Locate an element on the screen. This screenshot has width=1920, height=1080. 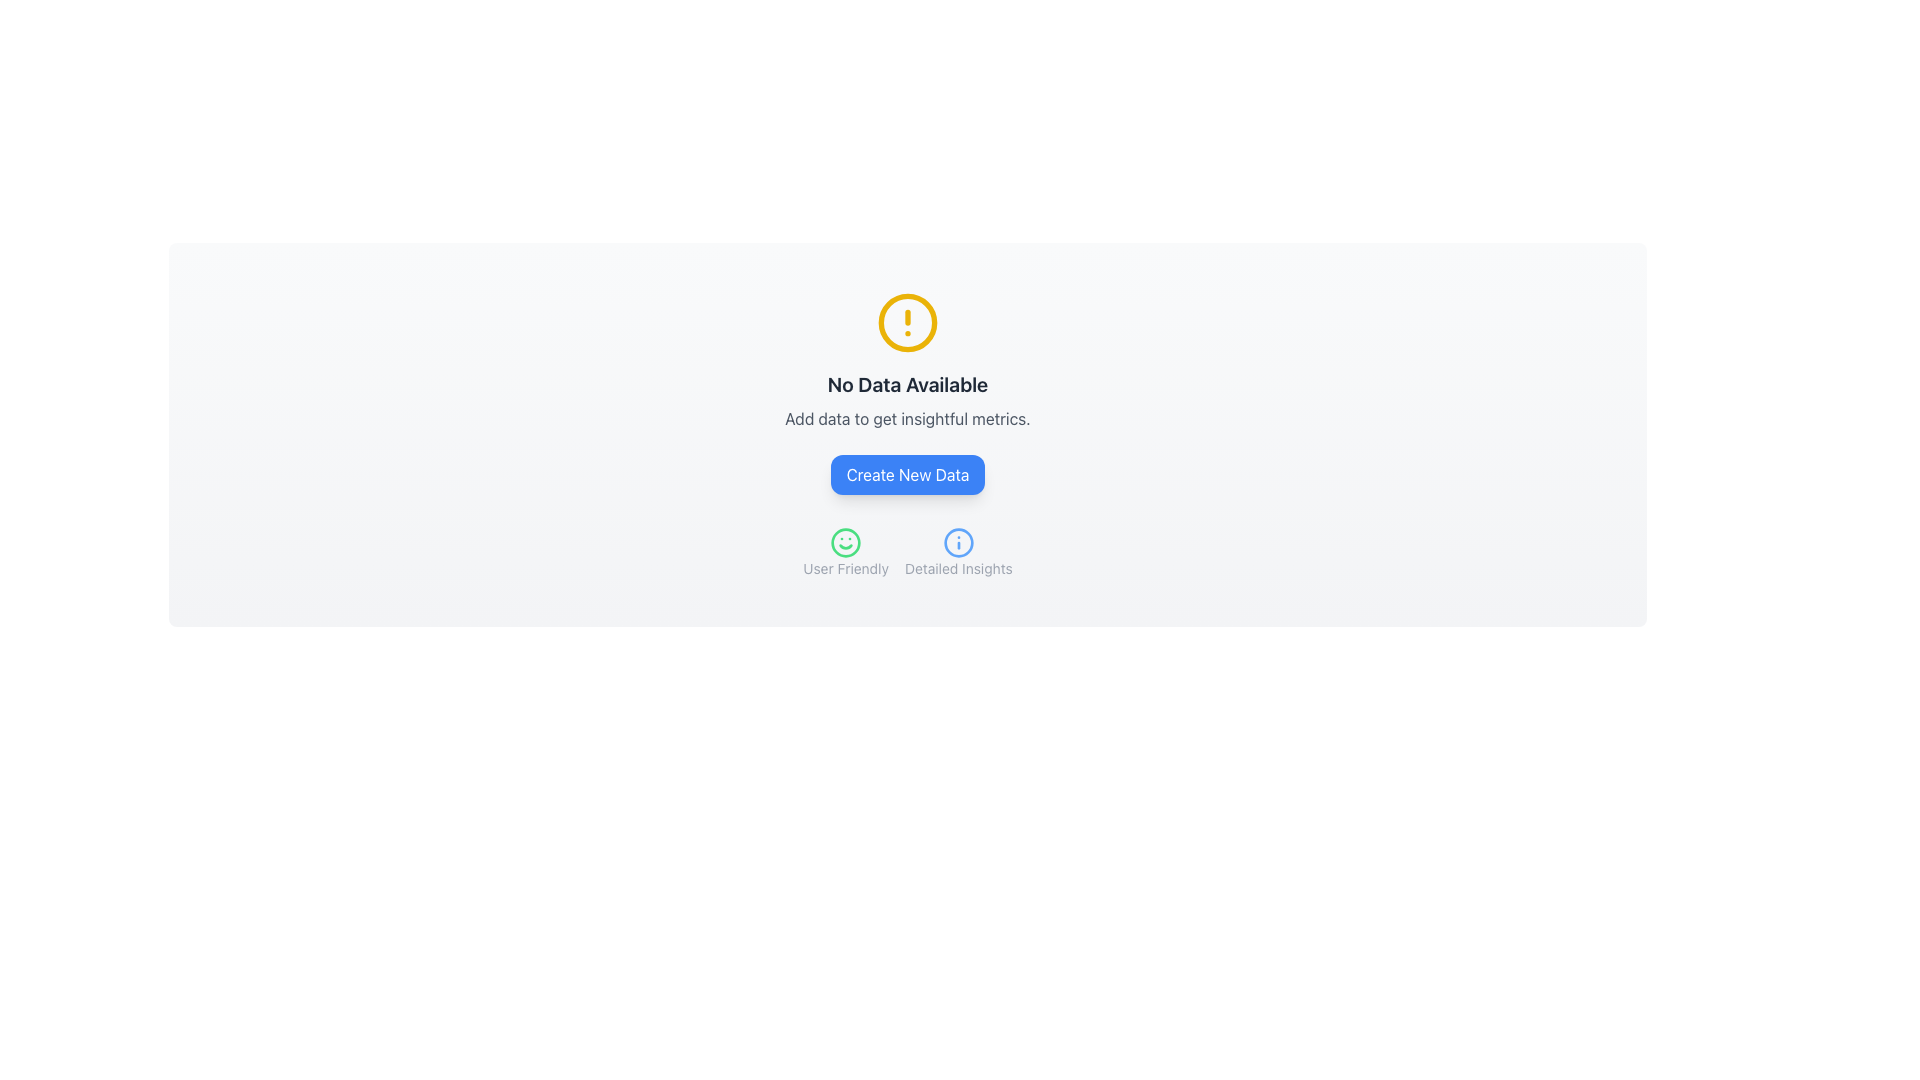
the non-interactive Text Label located below the blue 'Create New Data' button and under the information icon, on the right-hand side of the 'User Friendly' element is located at coordinates (957, 569).